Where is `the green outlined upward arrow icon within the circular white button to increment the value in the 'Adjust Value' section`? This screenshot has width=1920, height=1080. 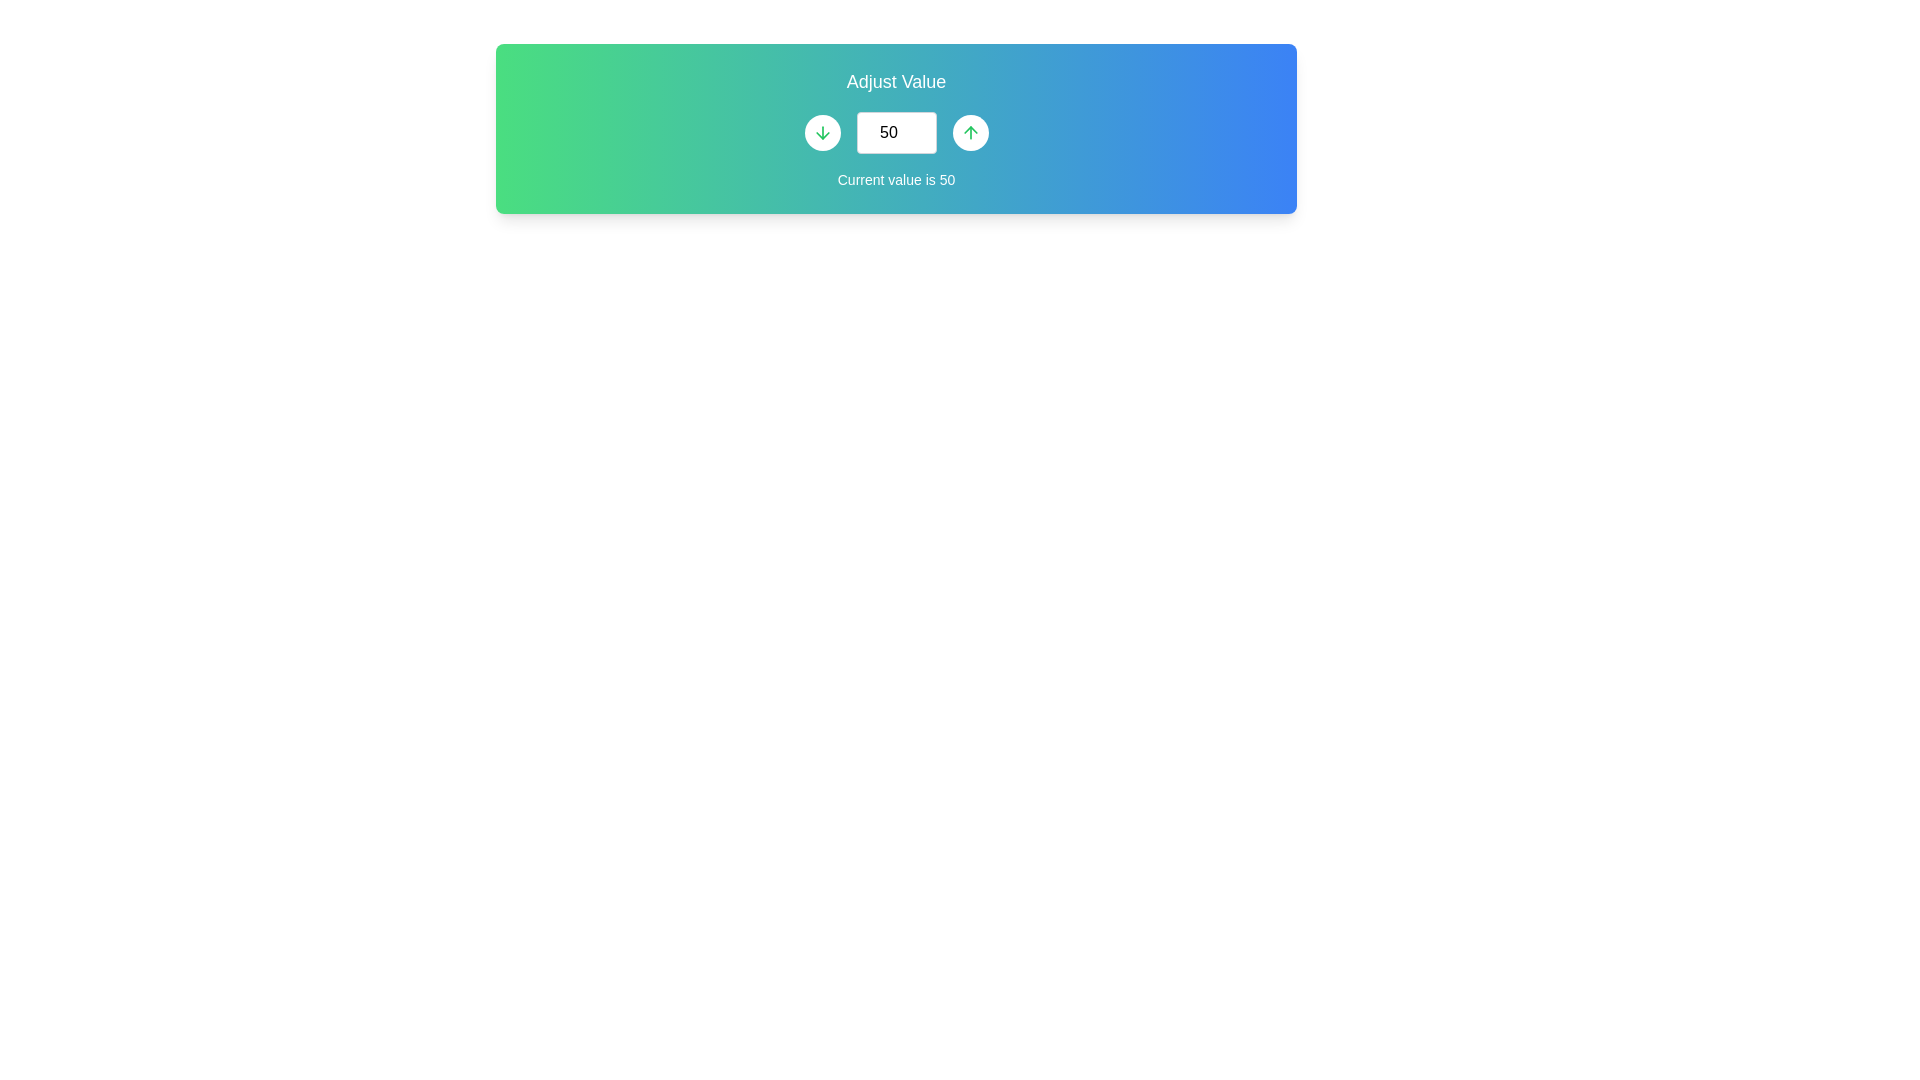
the green outlined upward arrow icon within the circular white button to increment the value in the 'Adjust Value' section is located at coordinates (970, 132).